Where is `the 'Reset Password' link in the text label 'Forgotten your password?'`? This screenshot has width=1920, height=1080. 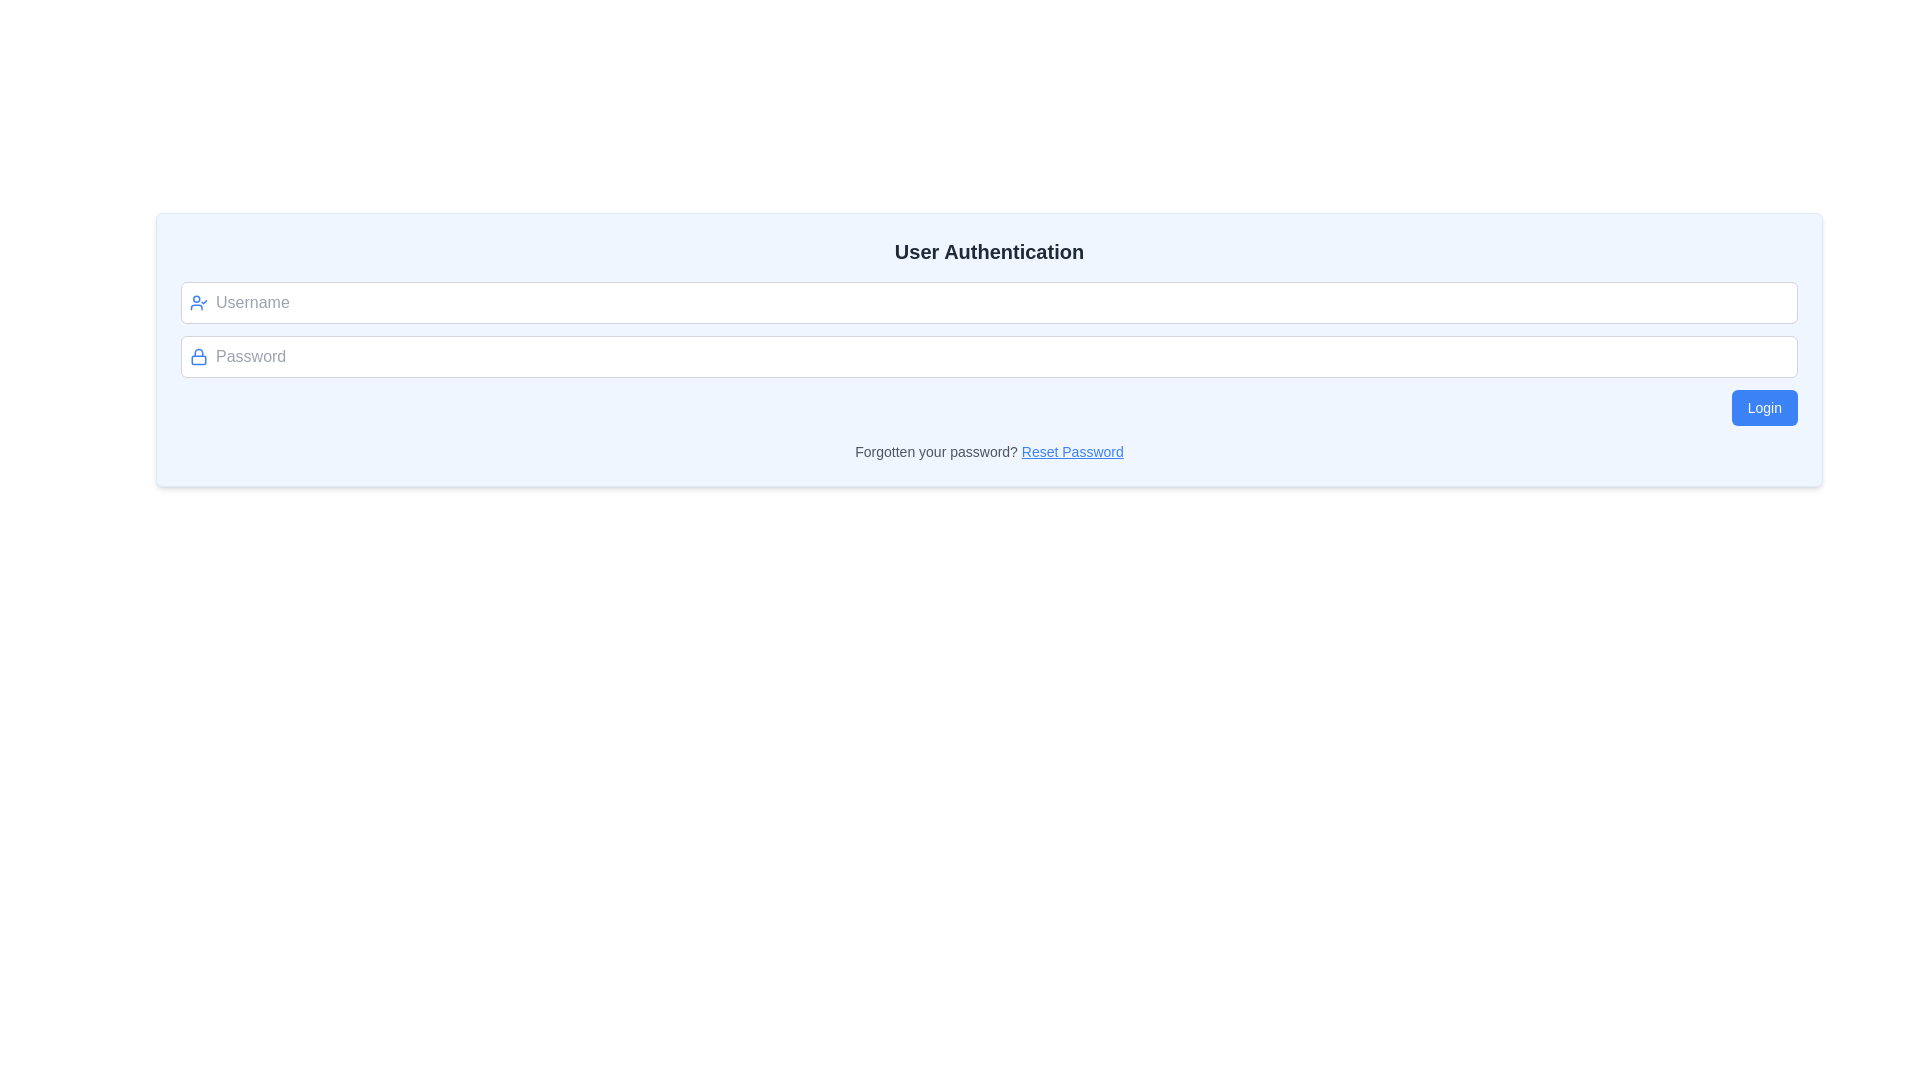 the 'Reset Password' link in the text label 'Forgotten your password?' is located at coordinates (989, 451).